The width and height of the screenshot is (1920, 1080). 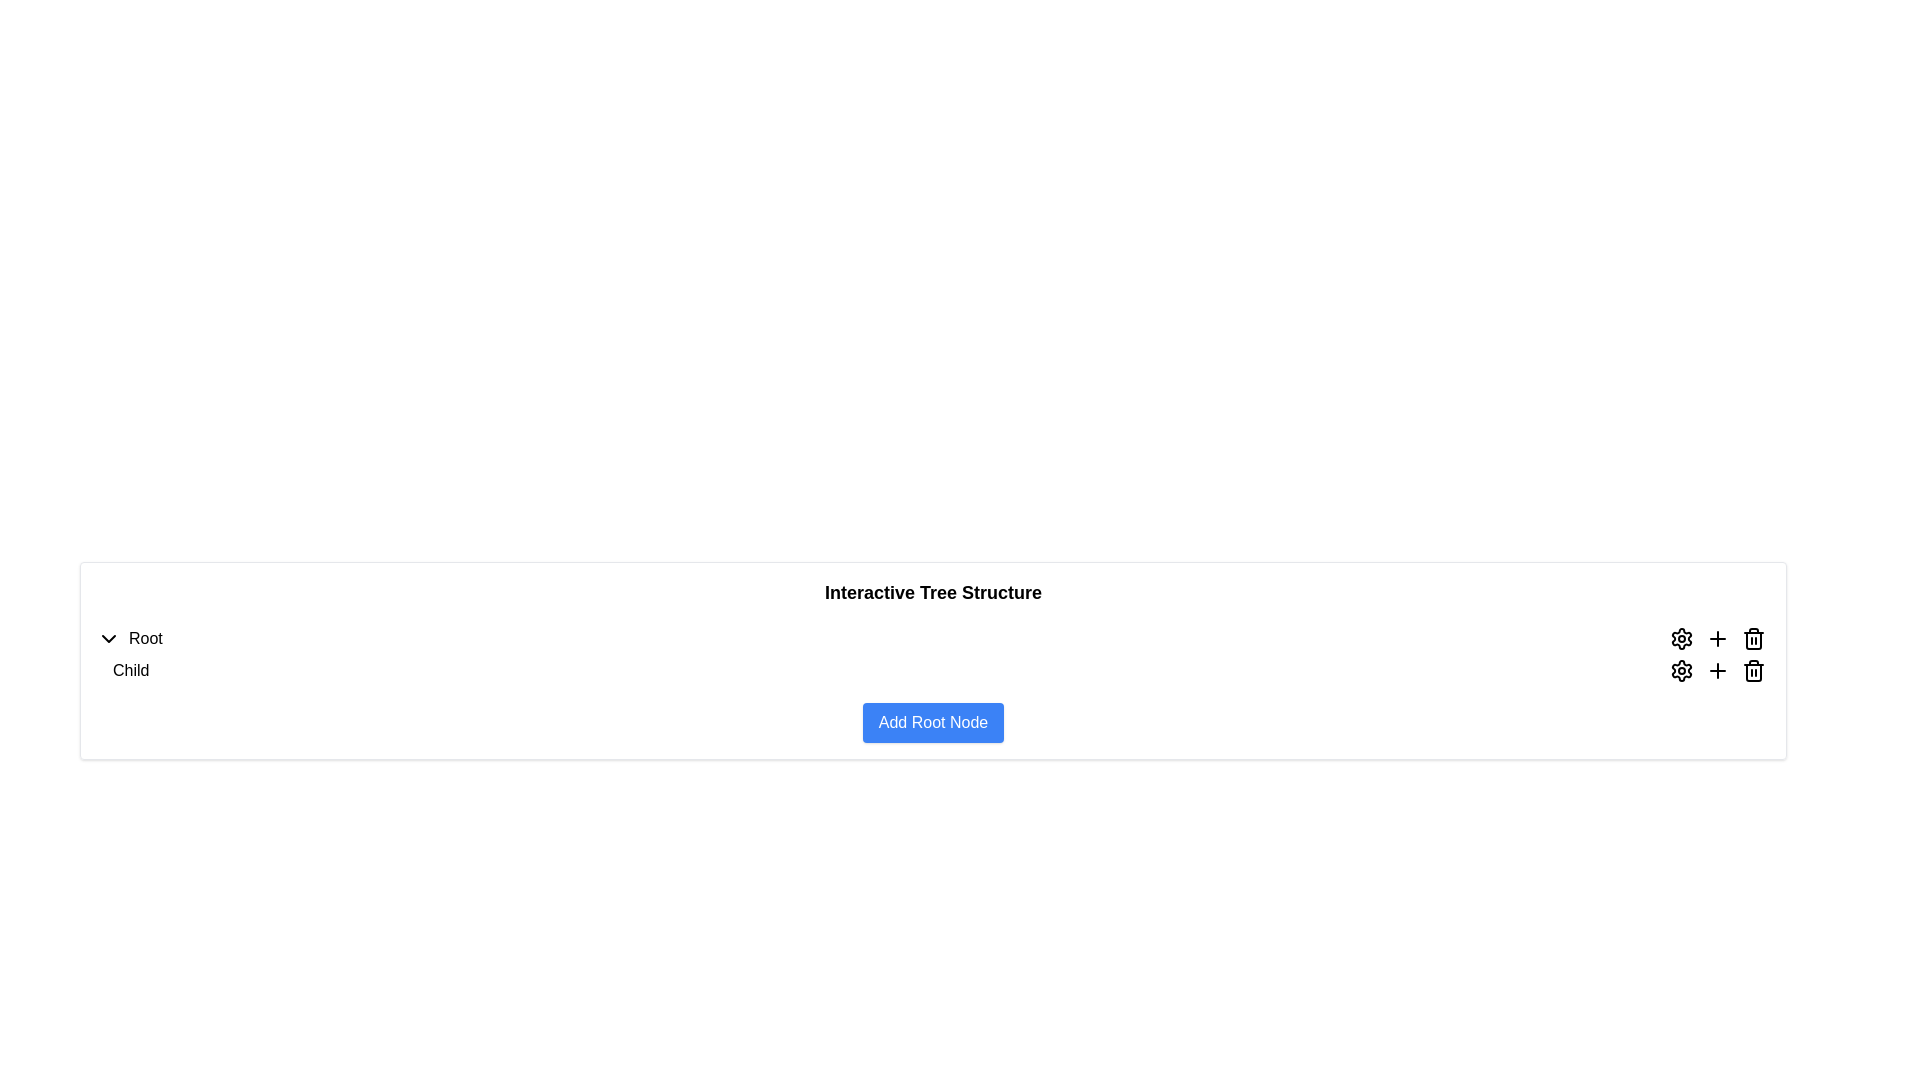 What do you see at coordinates (1680, 639) in the screenshot?
I see `the gear-shaped settings icon located in the bottom-right area of the interface` at bounding box center [1680, 639].